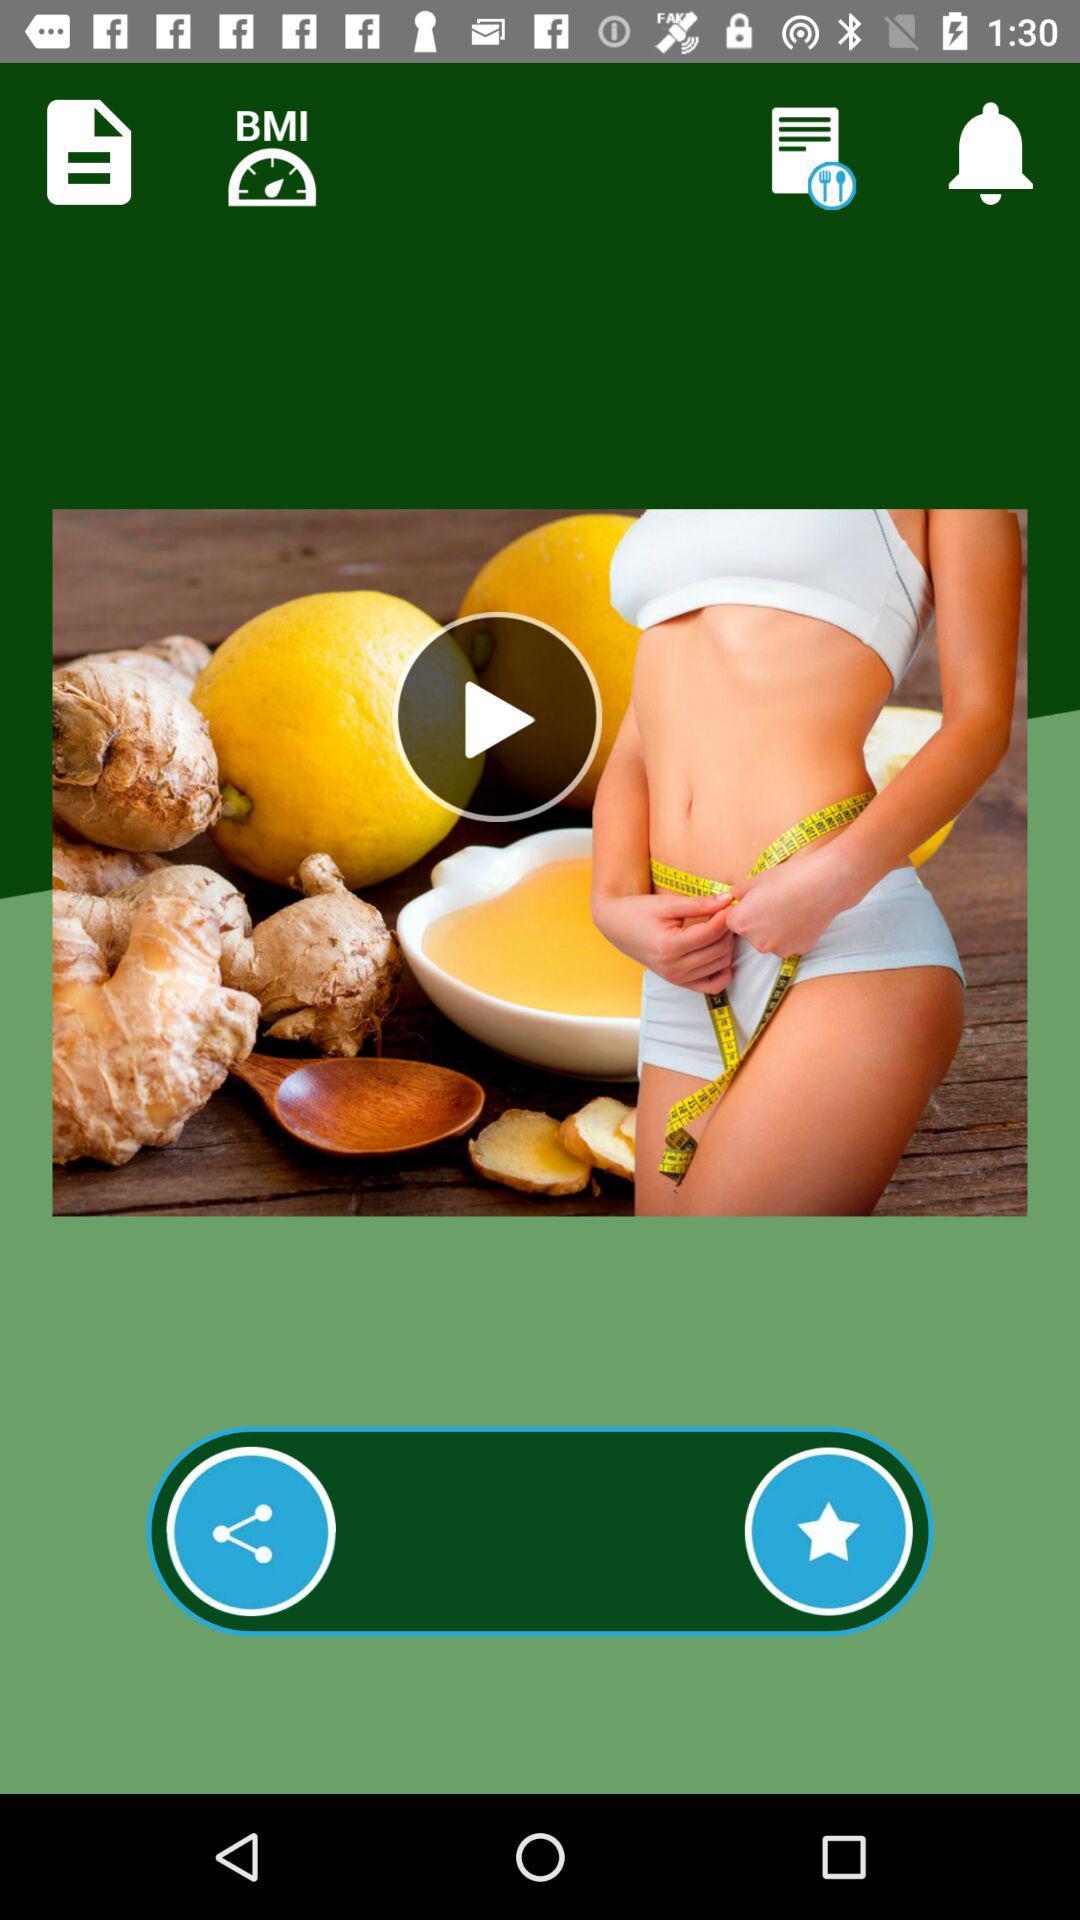 The image size is (1080, 1920). Describe the element at coordinates (828, 1530) in the screenshot. I see `favirate` at that location.